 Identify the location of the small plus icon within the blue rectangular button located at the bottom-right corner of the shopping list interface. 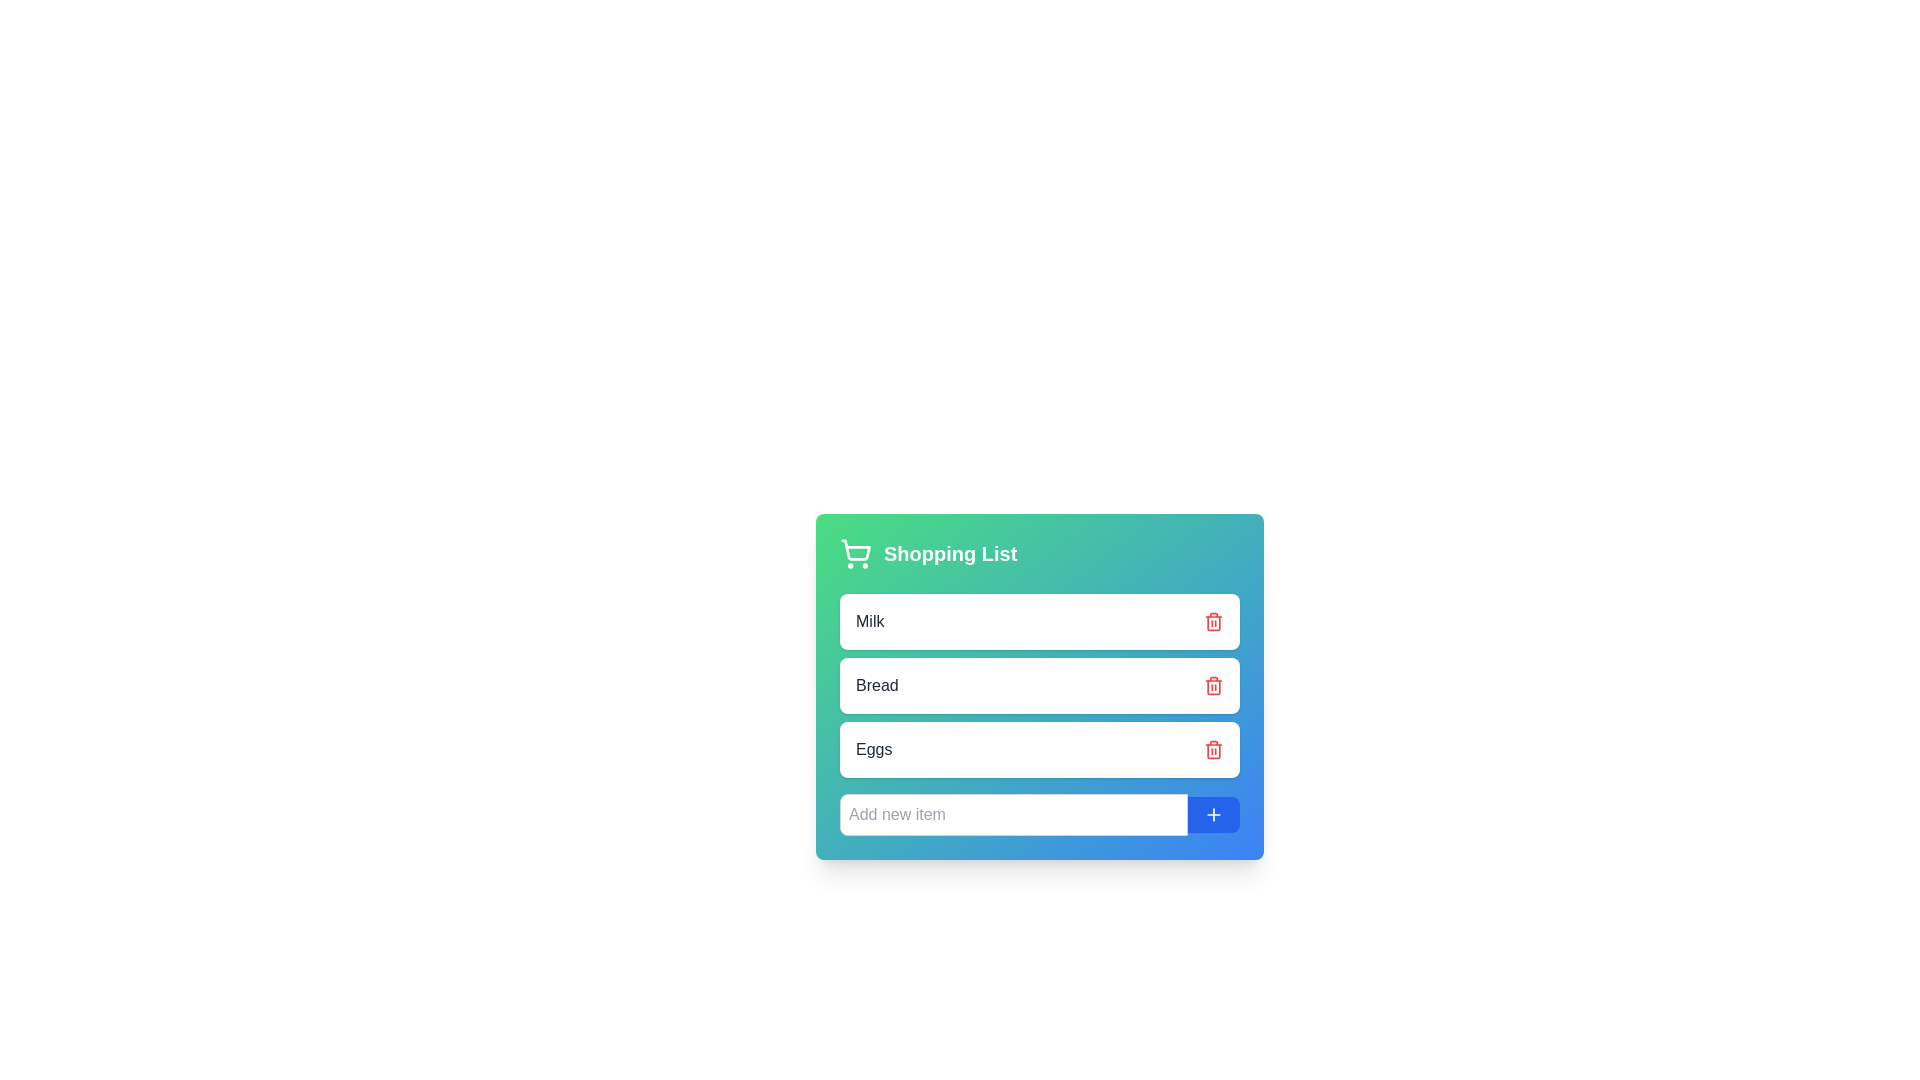
(1213, 814).